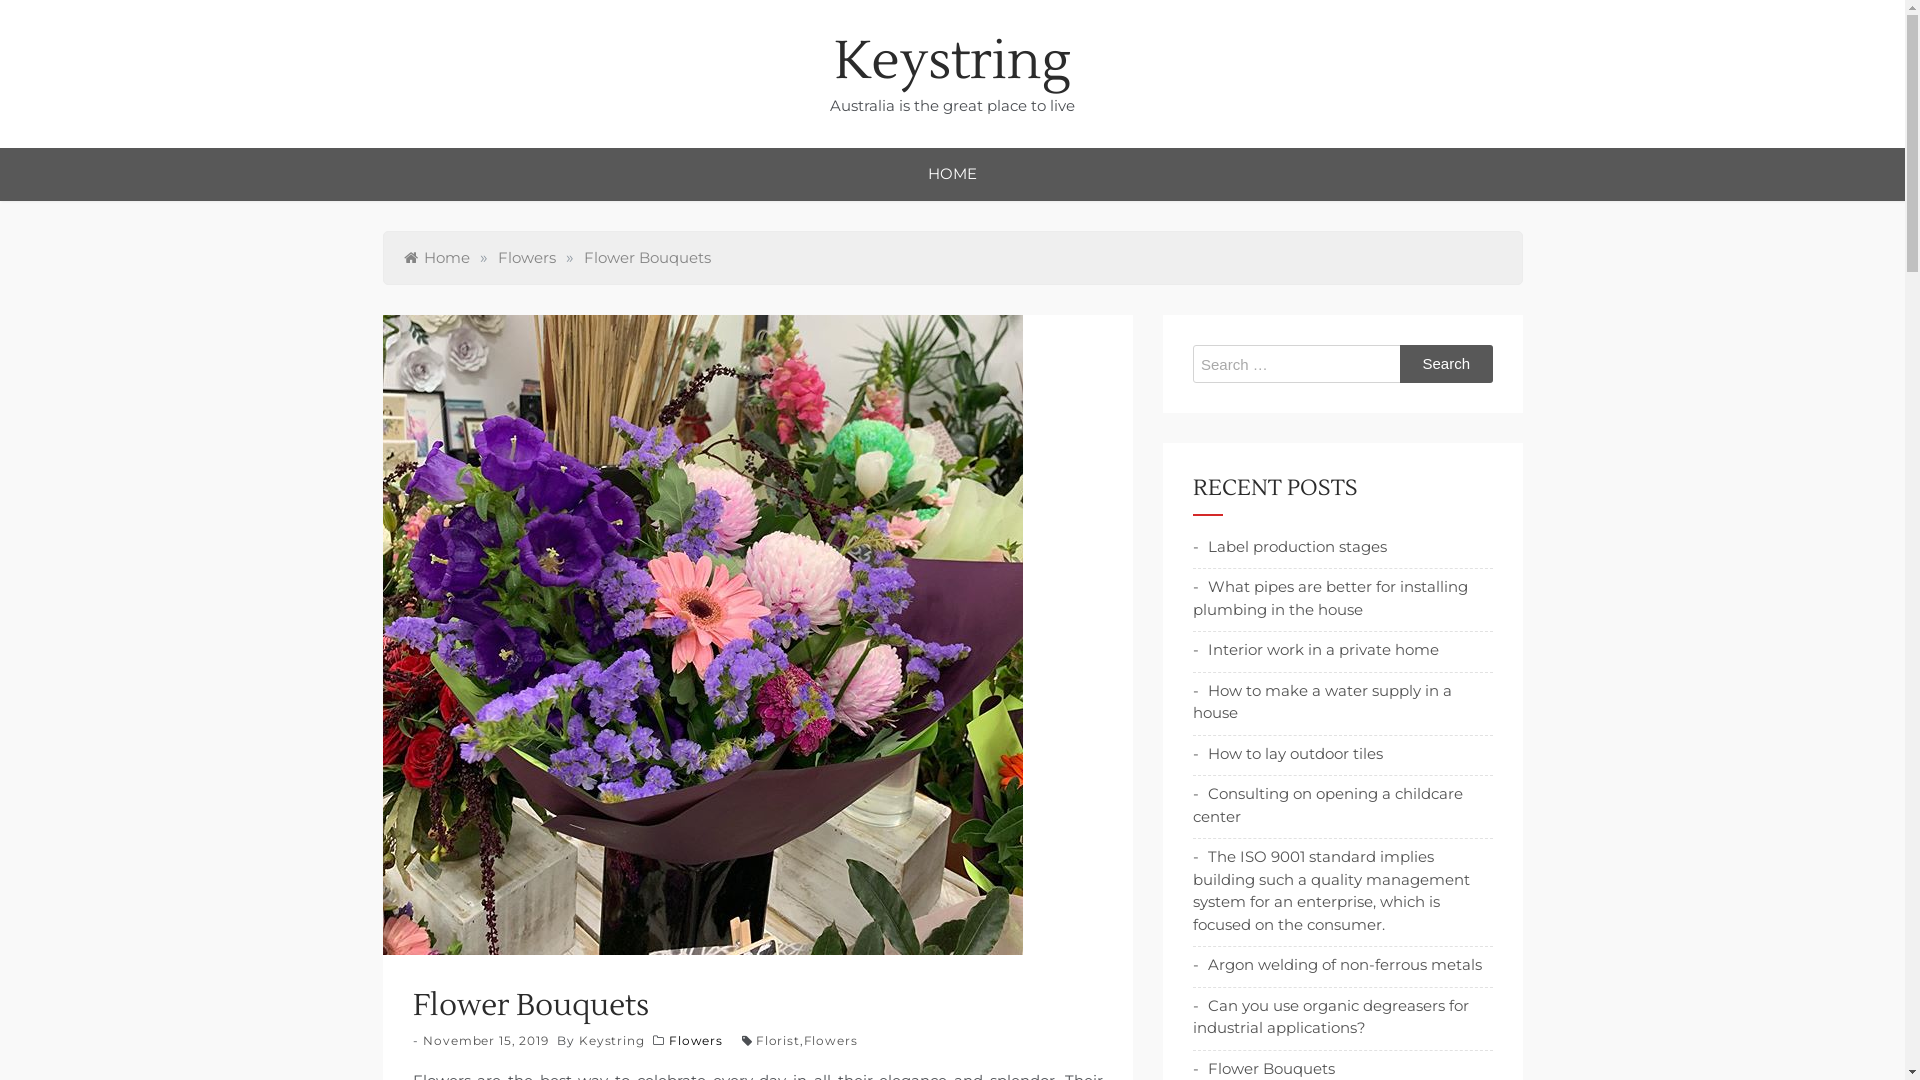 This screenshot has width=1920, height=1080. What do you see at coordinates (1399, 363) in the screenshot?
I see `'Search'` at bounding box center [1399, 363].